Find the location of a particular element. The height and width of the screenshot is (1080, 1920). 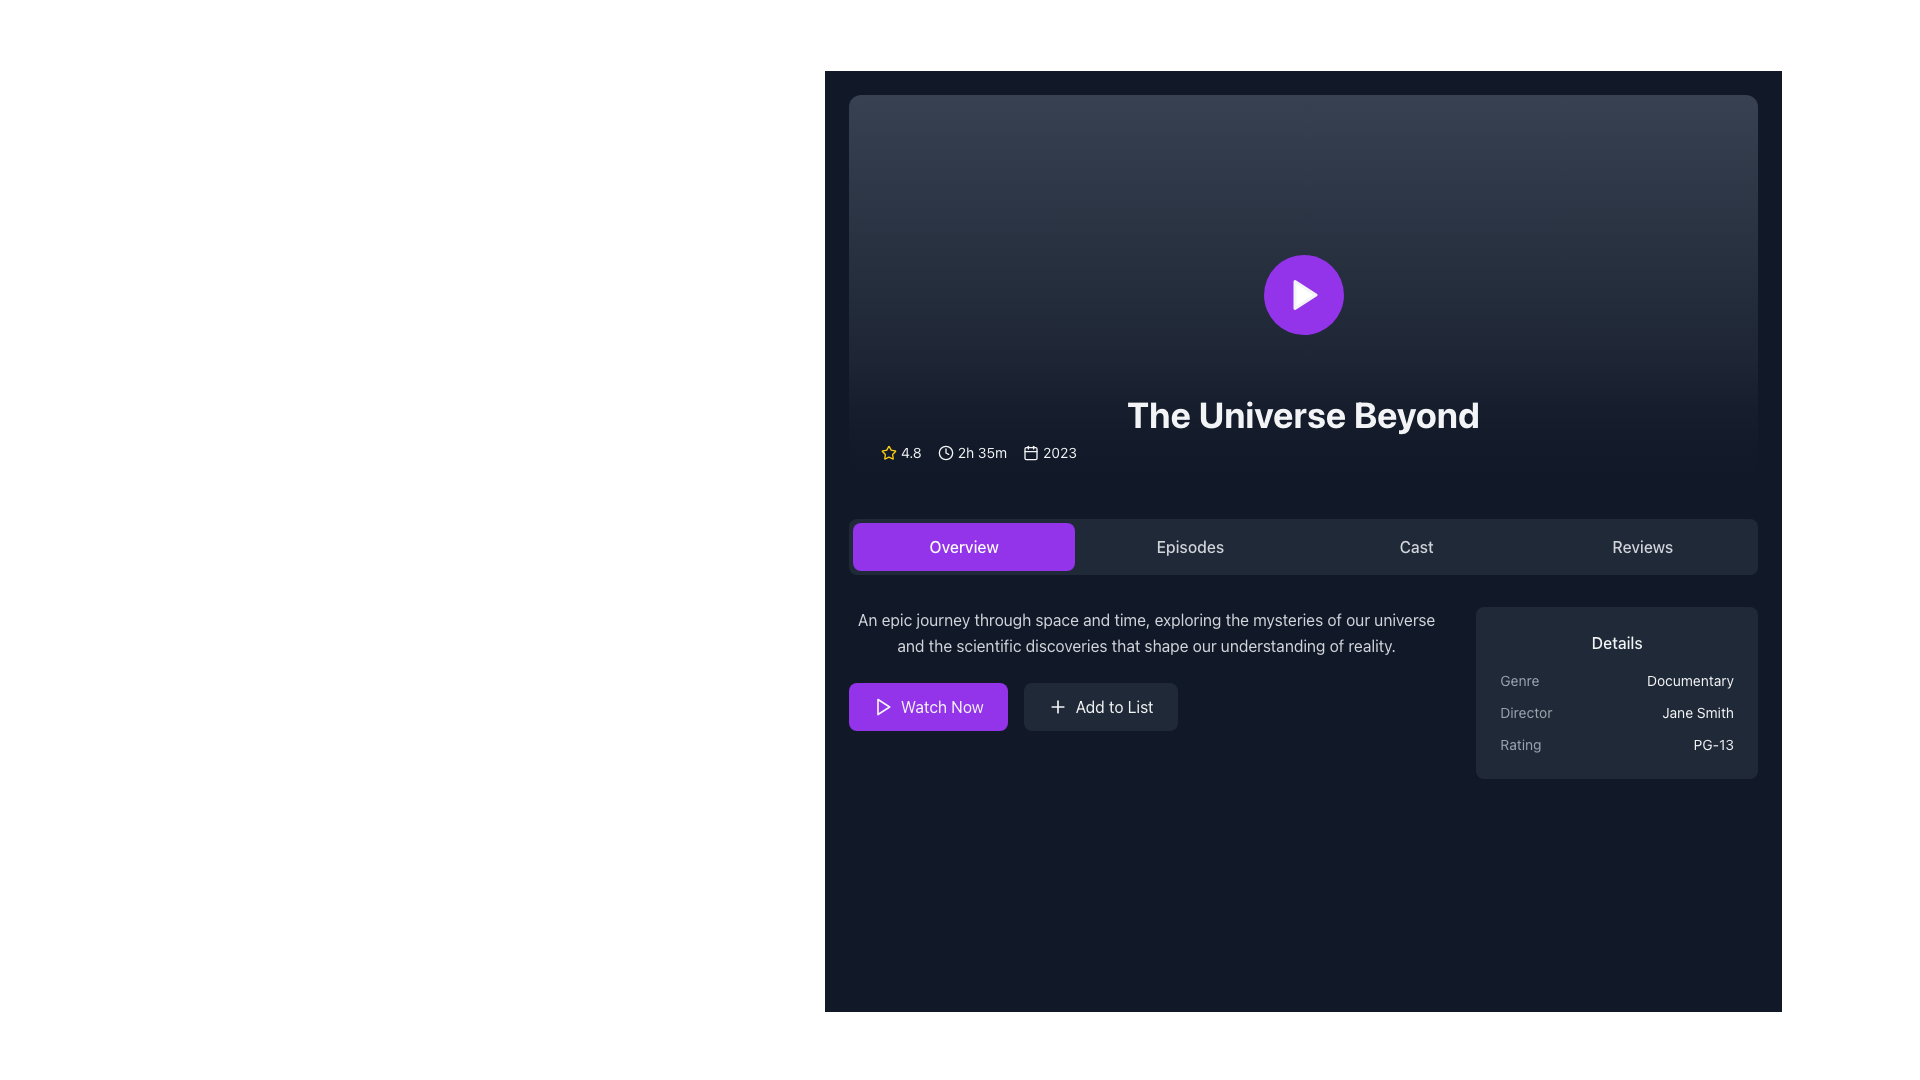

the circular purple play button located in the center of the prominent banner titled 'The Universe Beyond' is located at coordinates (1303, 294).